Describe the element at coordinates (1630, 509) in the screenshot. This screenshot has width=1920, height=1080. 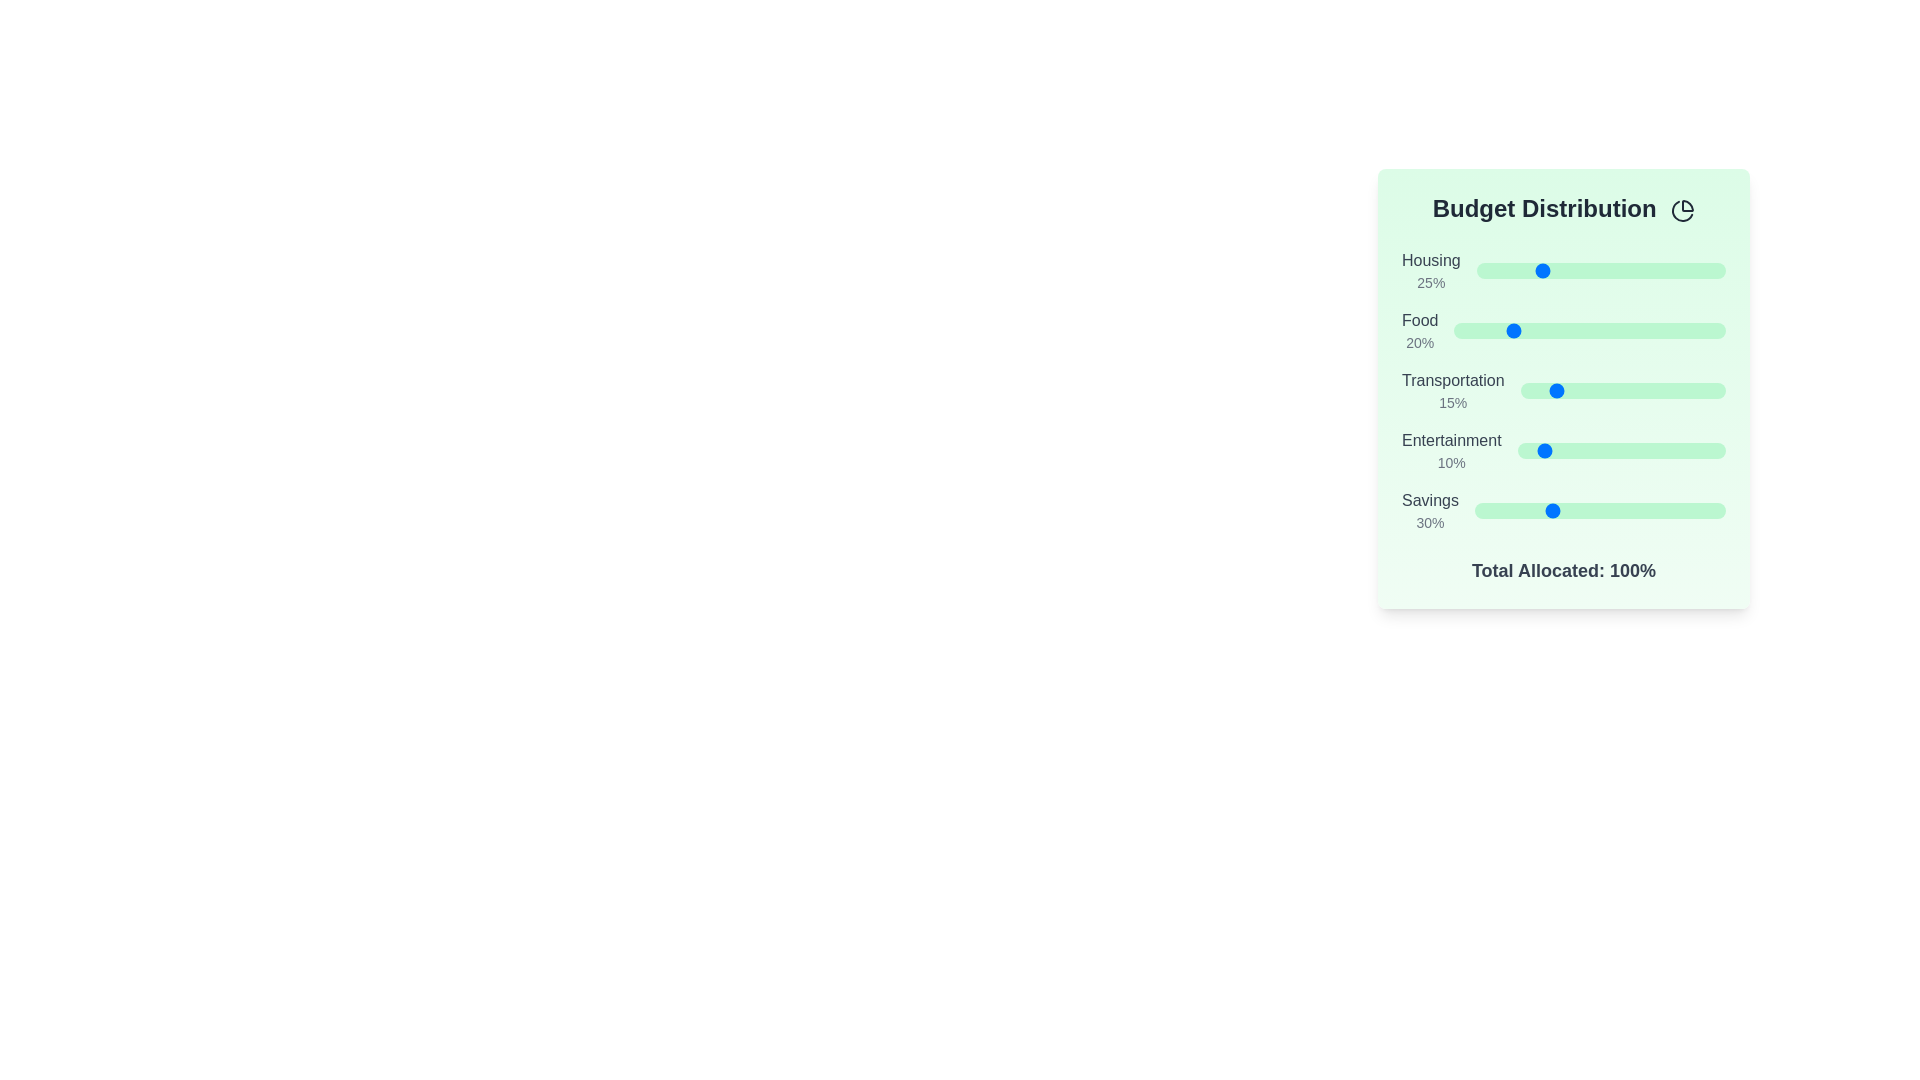
I see `the 'Savings' slider to set its value to 62%` at that location.